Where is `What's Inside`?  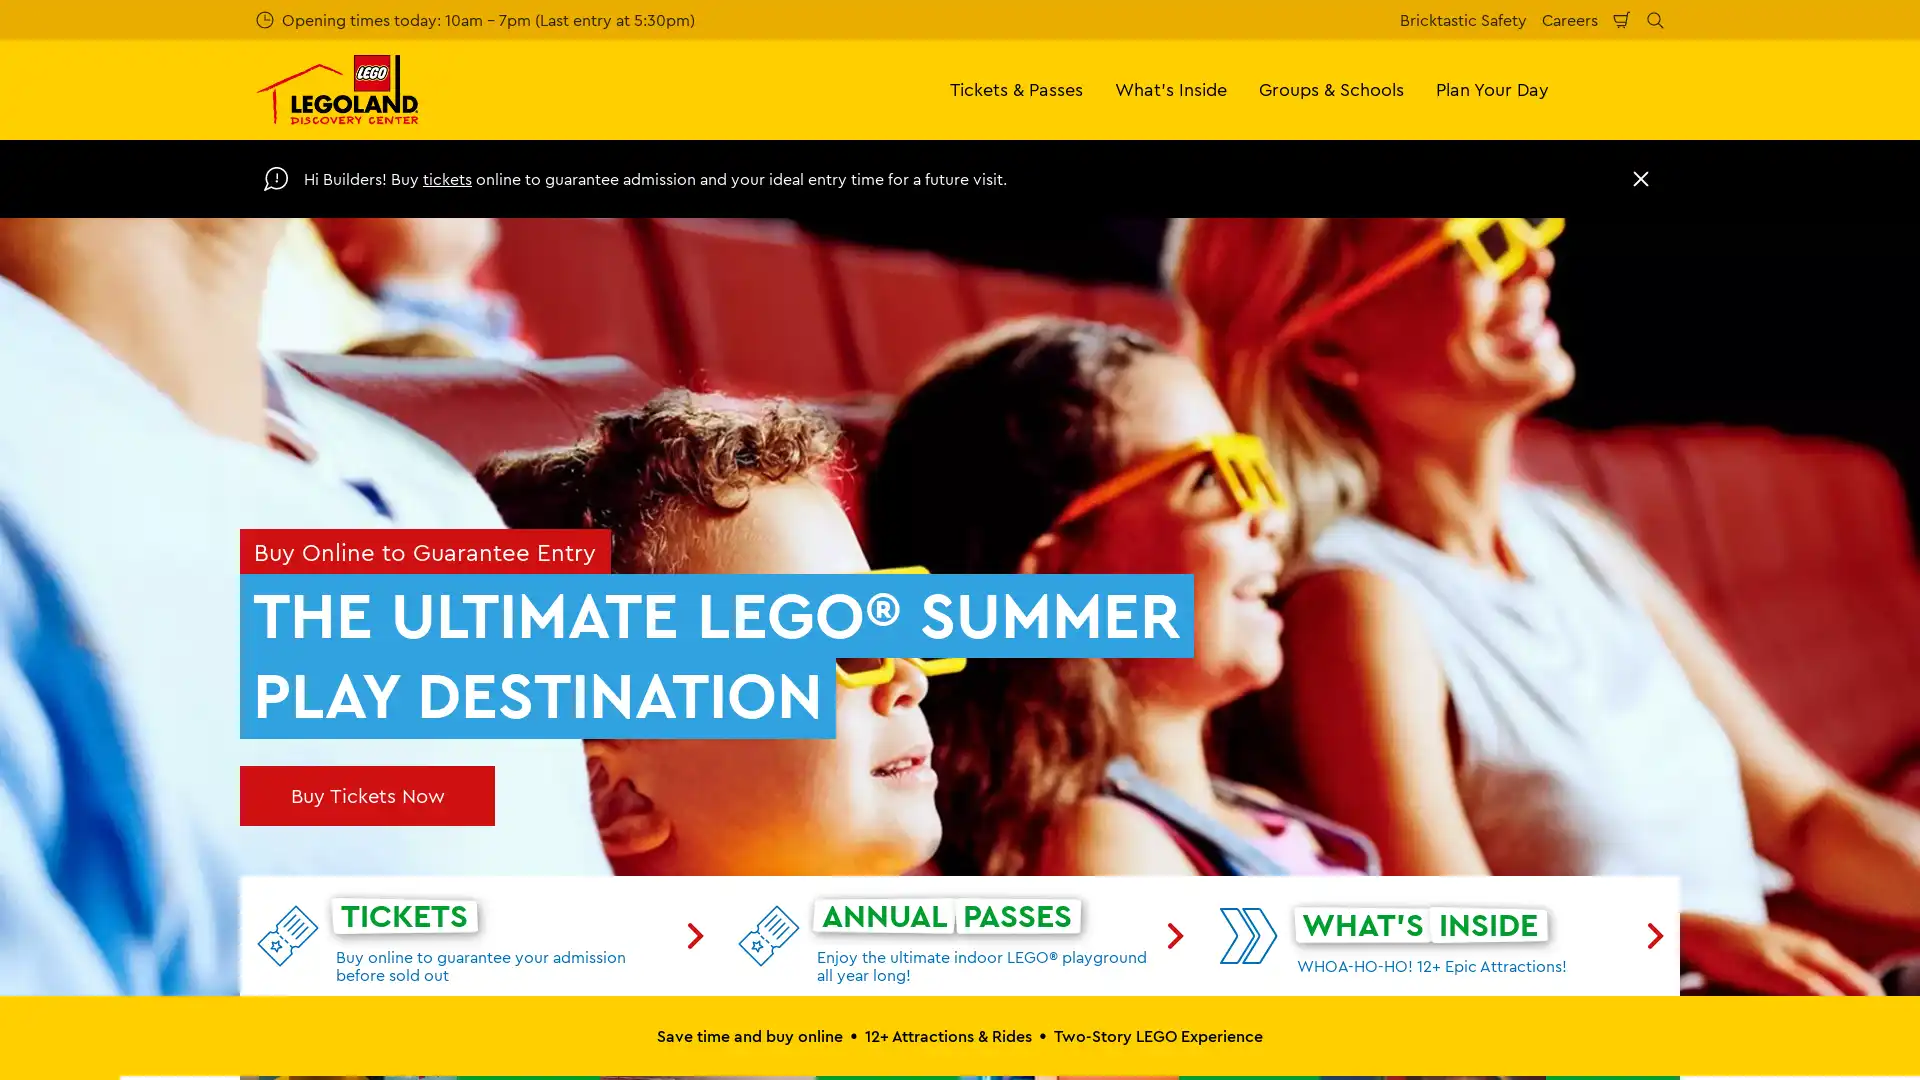
What's Inside is located at coordinates (1171, 88).